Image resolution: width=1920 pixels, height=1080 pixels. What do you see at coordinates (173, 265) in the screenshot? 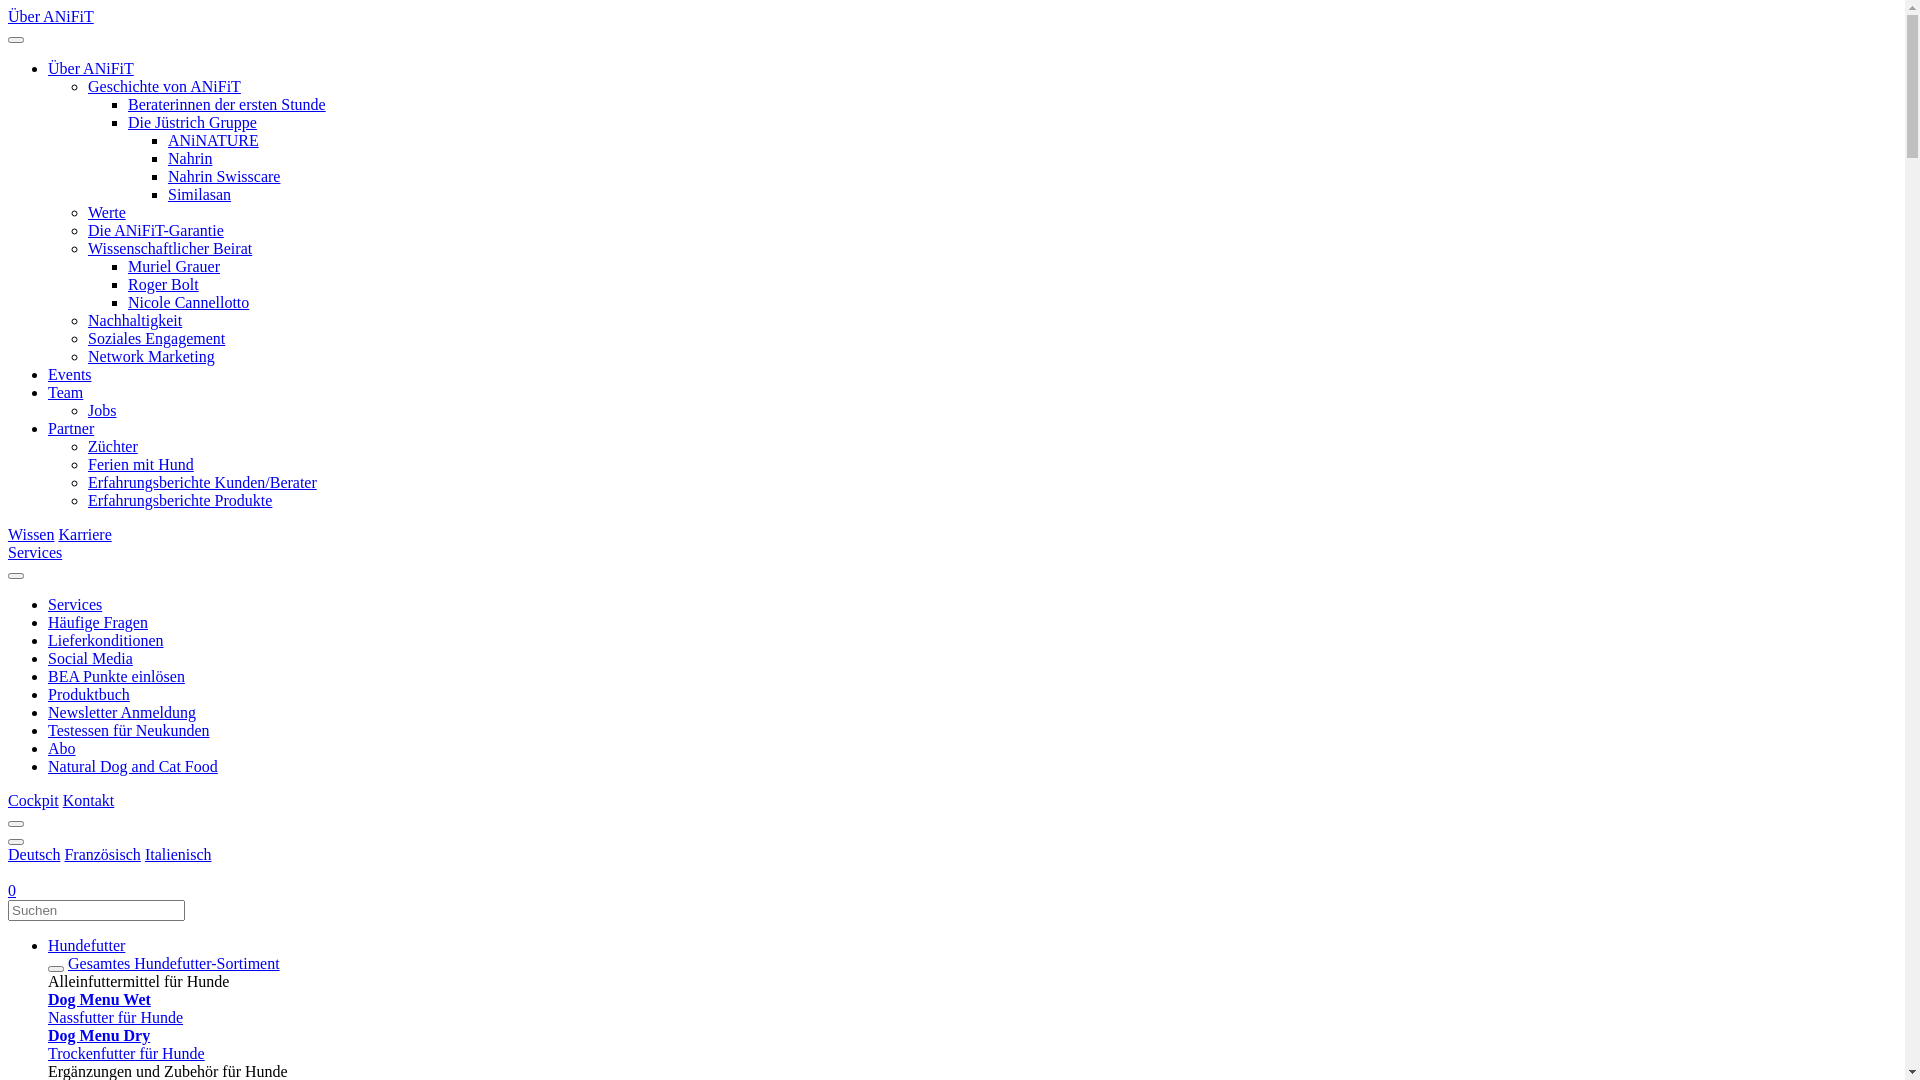
I see `'Muriel Grauer'` at bounding box center [173, 265].